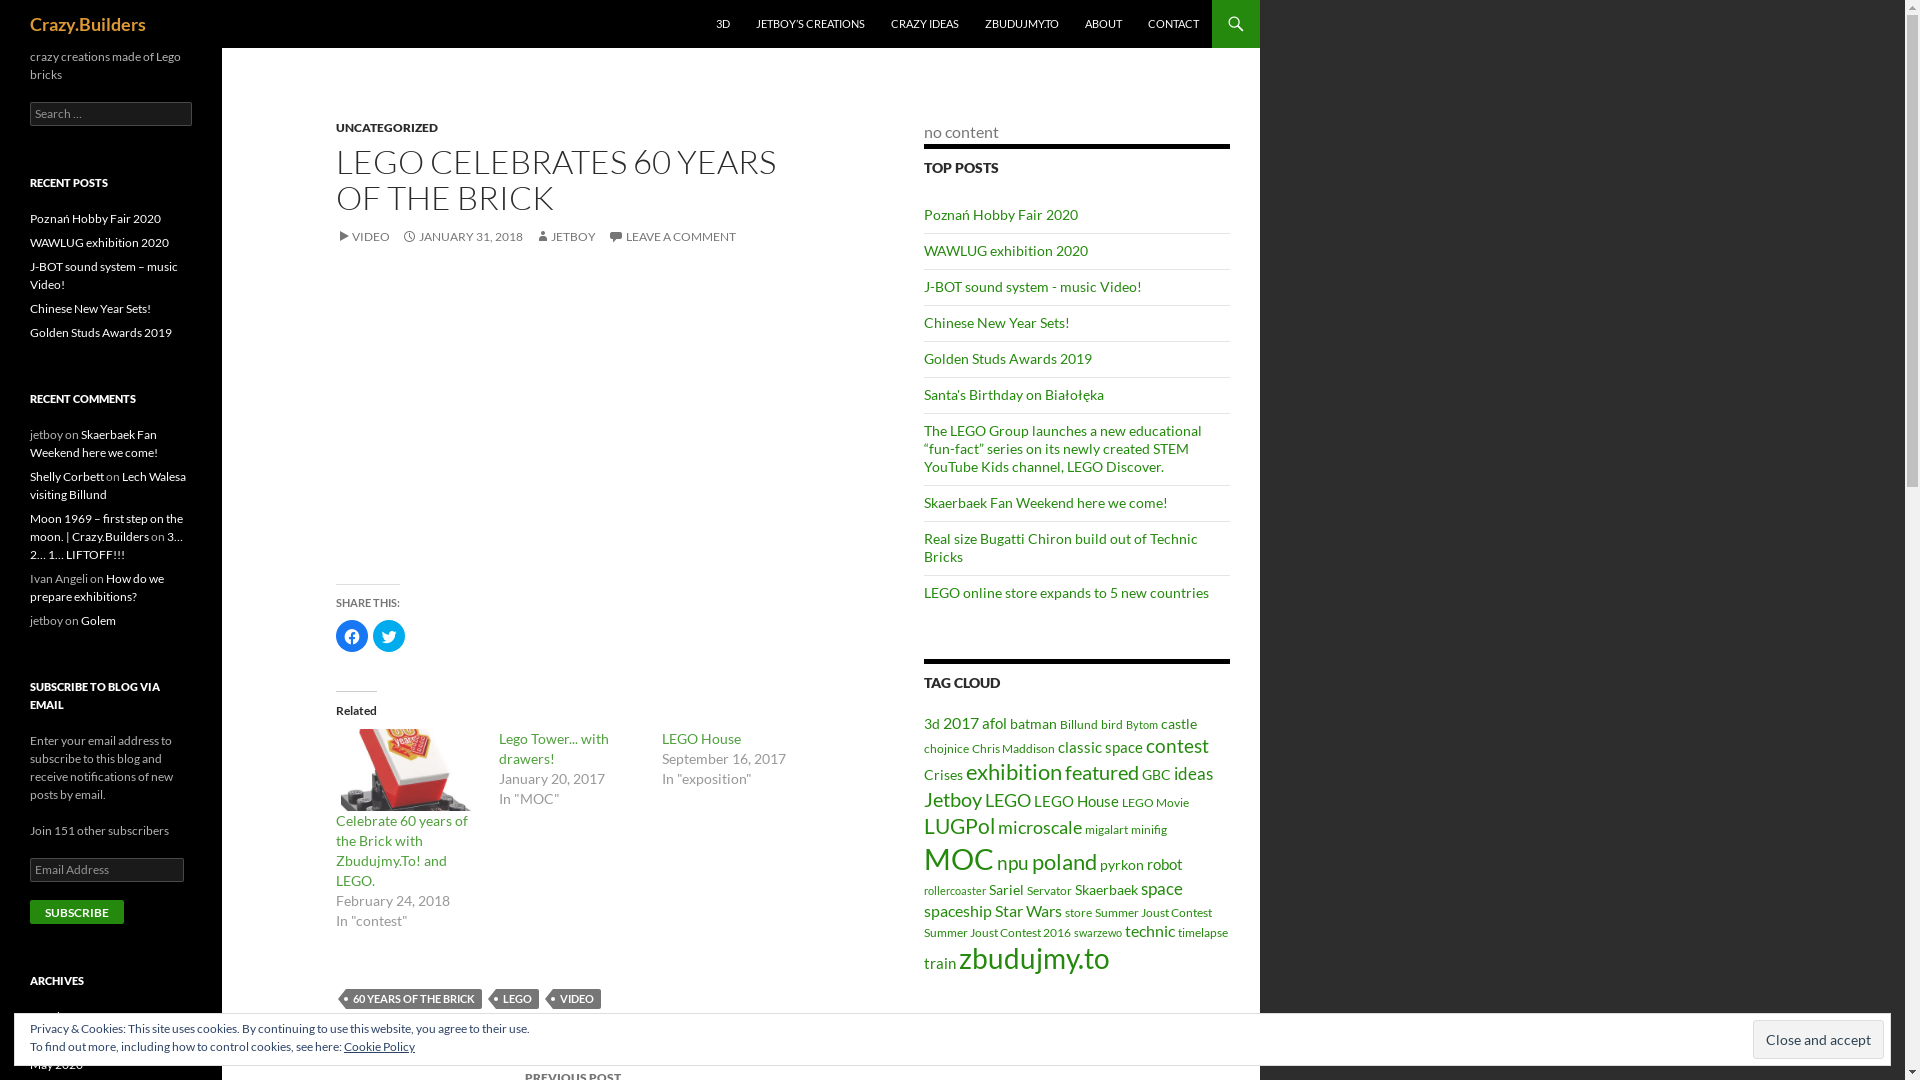 The image size is (1920, 1080). I want to click on 'Shelly Corbett', so click(67, 476).